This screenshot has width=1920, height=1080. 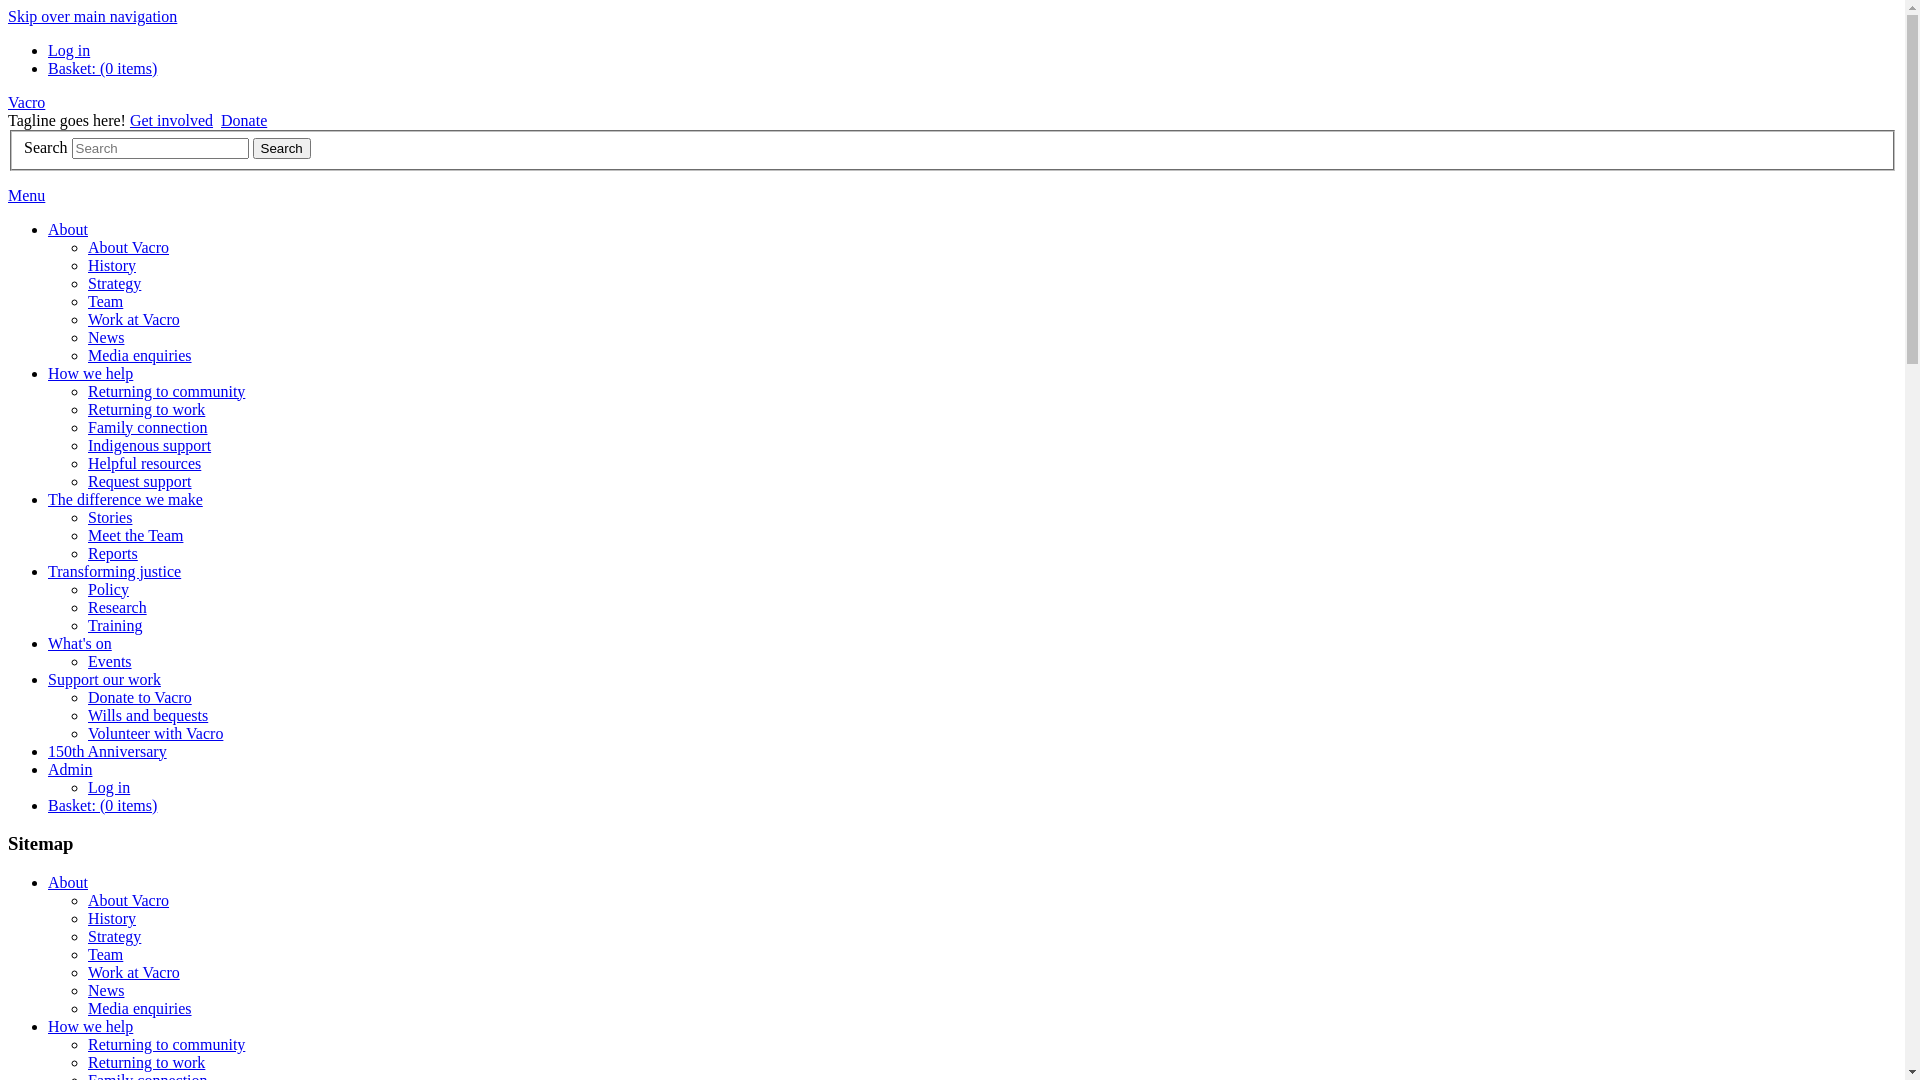 I want to click on 'Wills and bequests', so click(x=86, y=714).